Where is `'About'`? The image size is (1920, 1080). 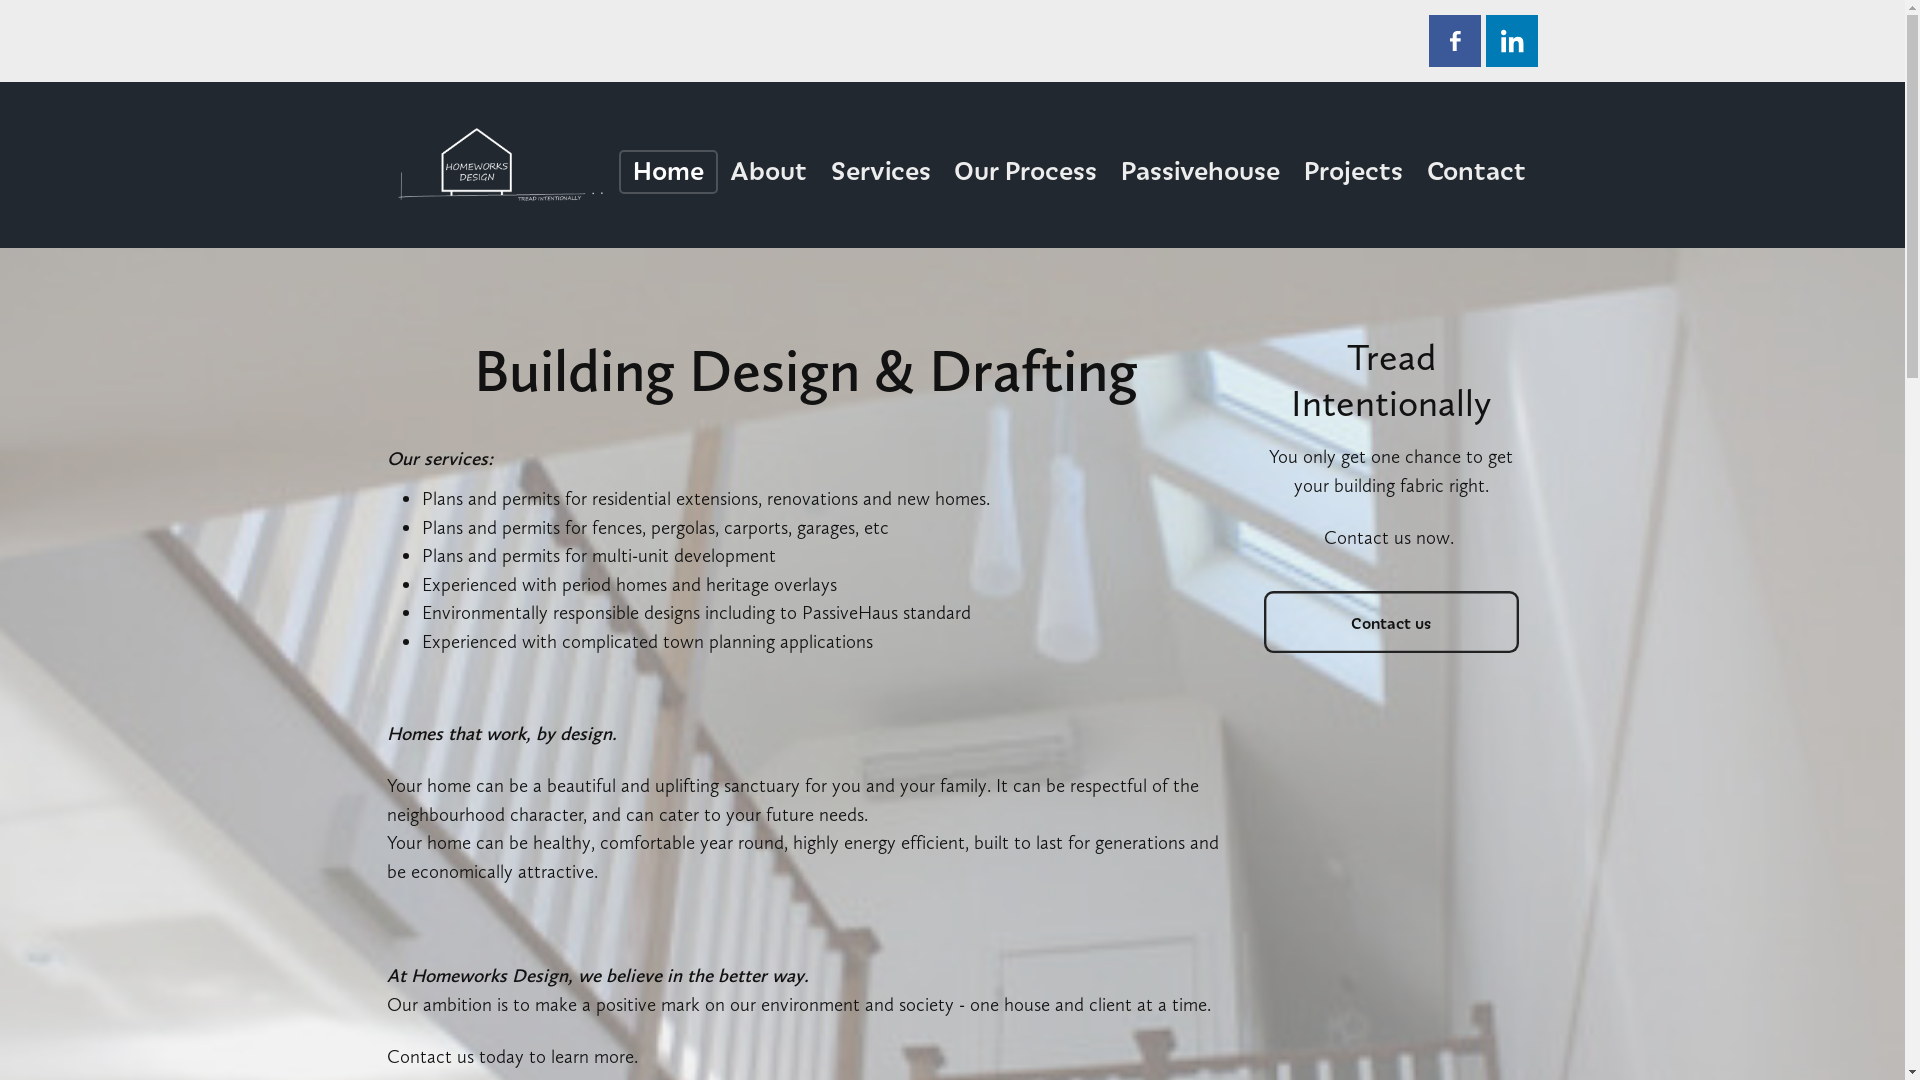 'About' is located at coordinates (767, 171).